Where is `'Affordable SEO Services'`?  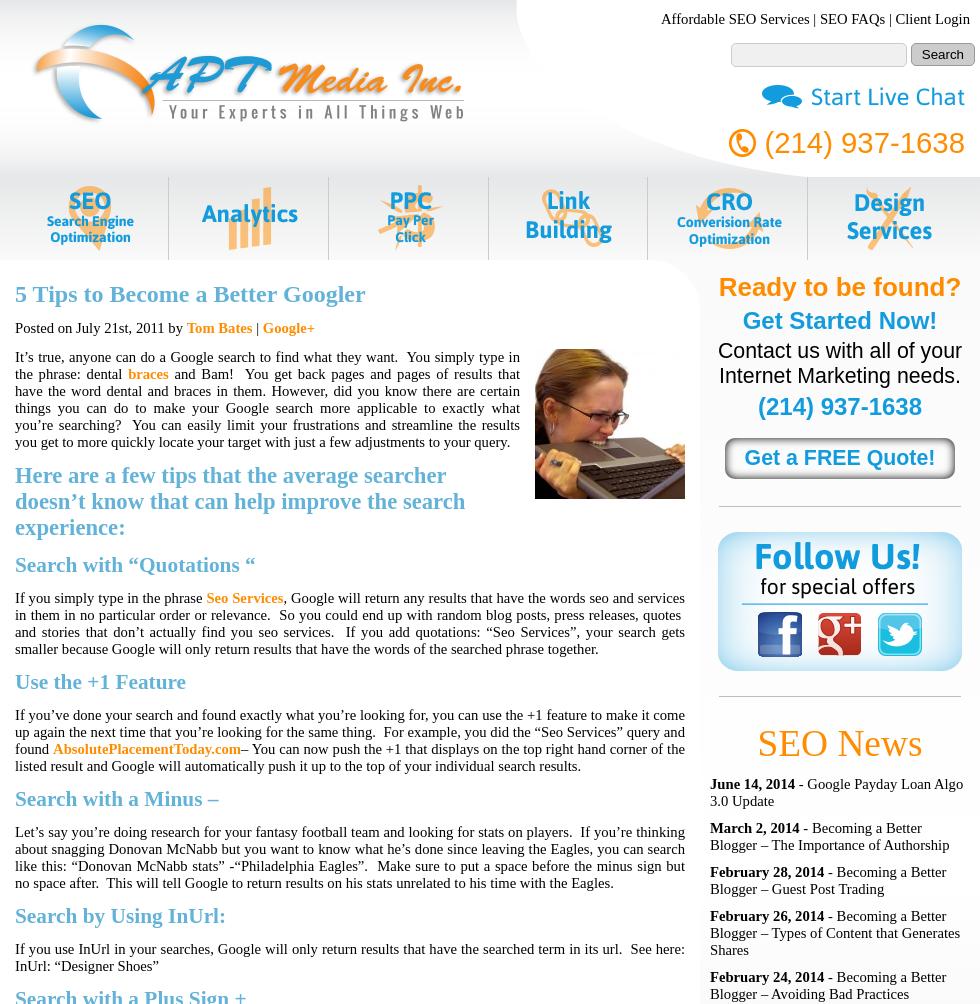 'Affordable SEO Services' is located at coordinates (734, 18).